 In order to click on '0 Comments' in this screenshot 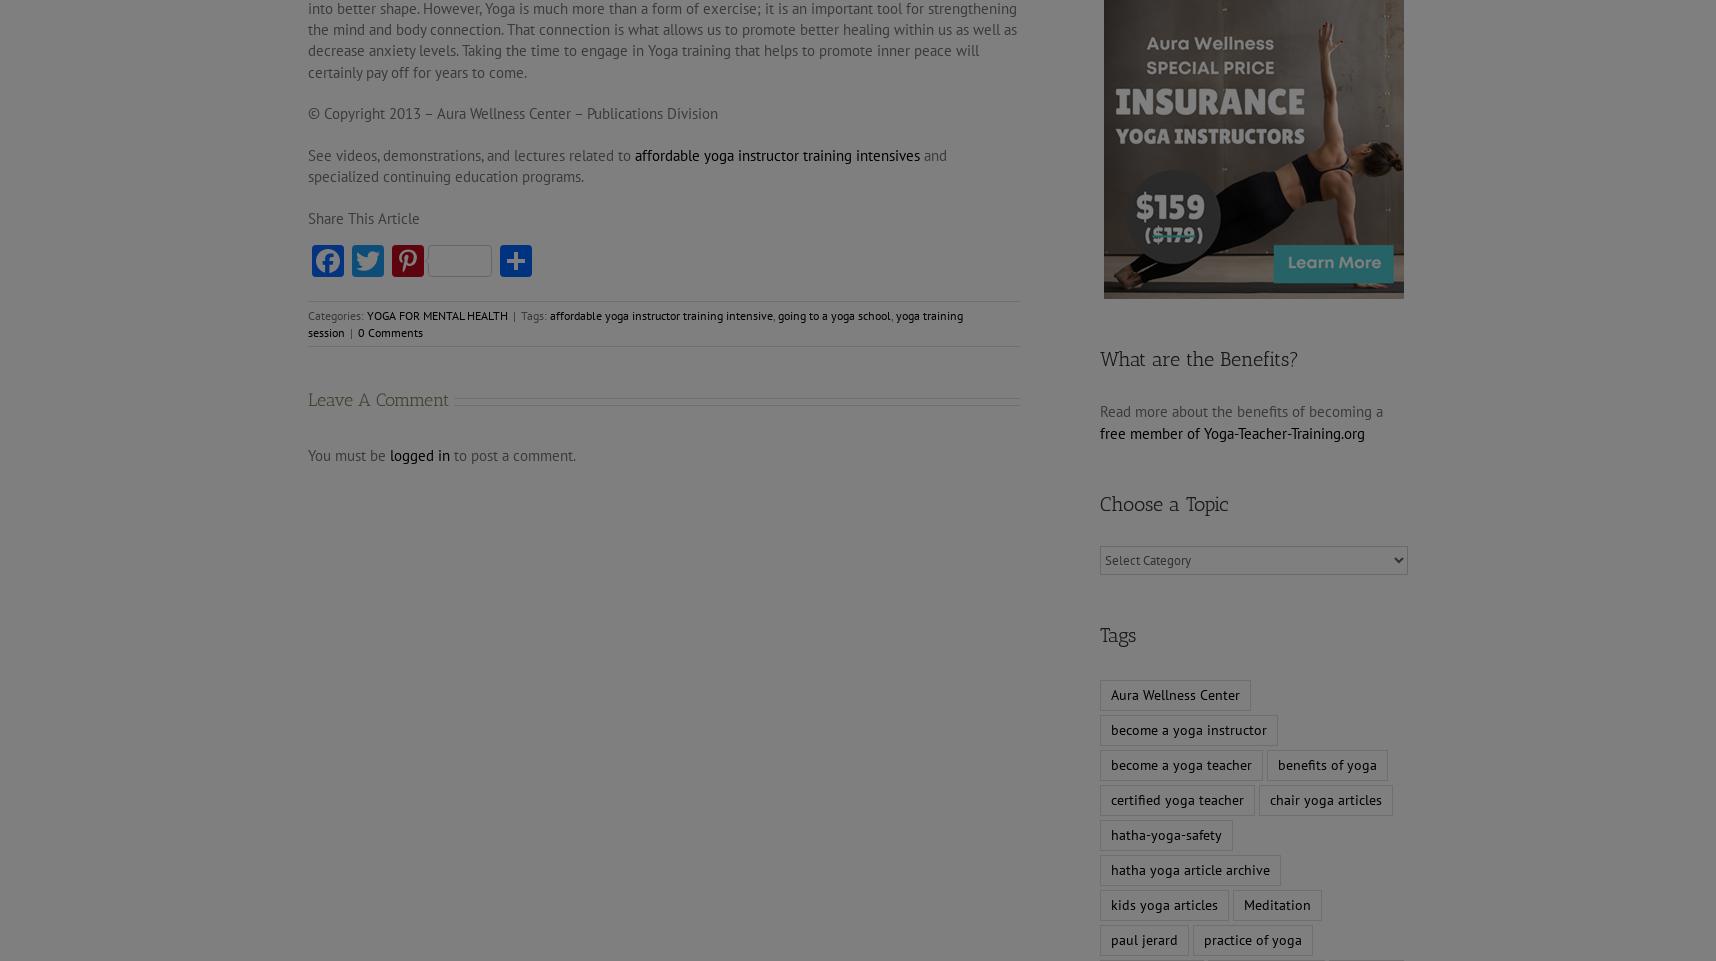, I will do `click(390, 331)`.